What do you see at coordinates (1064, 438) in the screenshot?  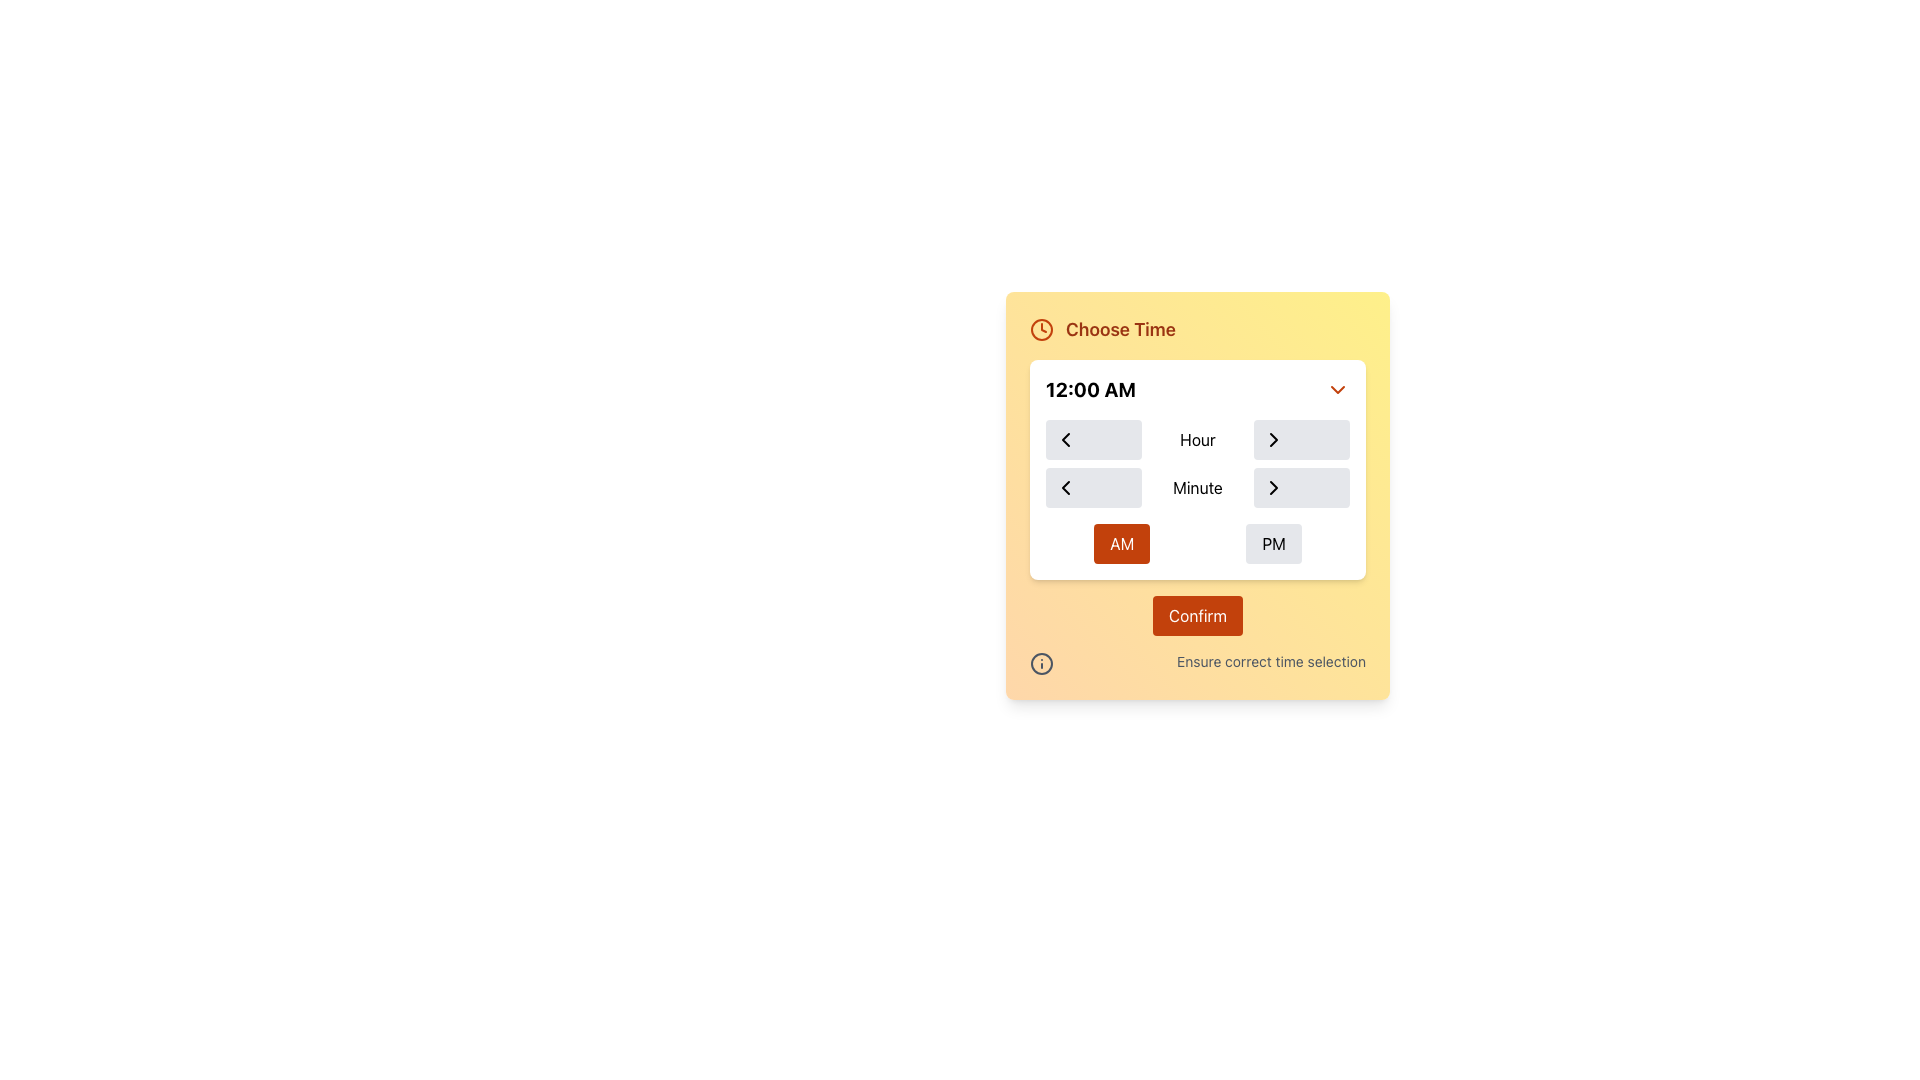 I see `the decrement button located below the '12:00 AM' label and to the left of the 'Hour' label to decrease the hour value` at bounding box center [1064, 438].